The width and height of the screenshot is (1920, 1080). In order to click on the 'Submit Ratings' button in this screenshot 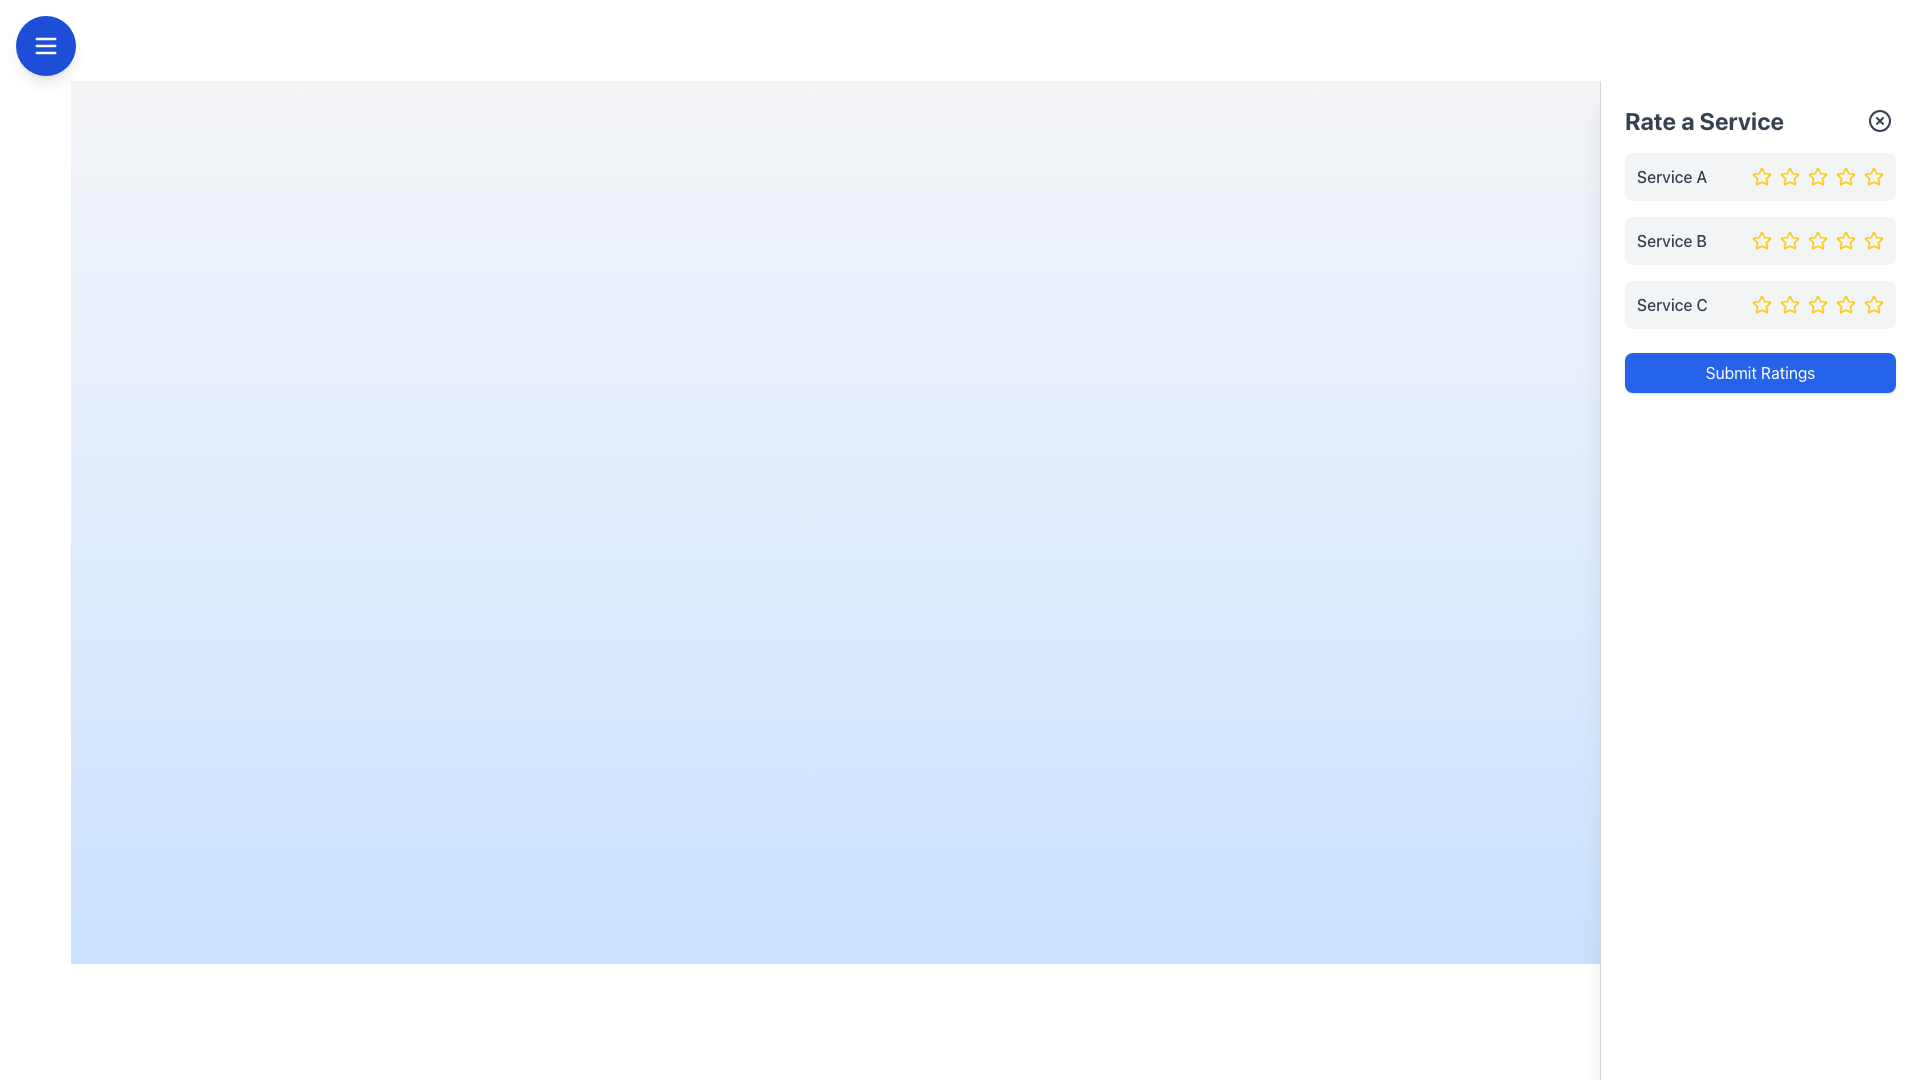, I will do `click(1760, 373)`.